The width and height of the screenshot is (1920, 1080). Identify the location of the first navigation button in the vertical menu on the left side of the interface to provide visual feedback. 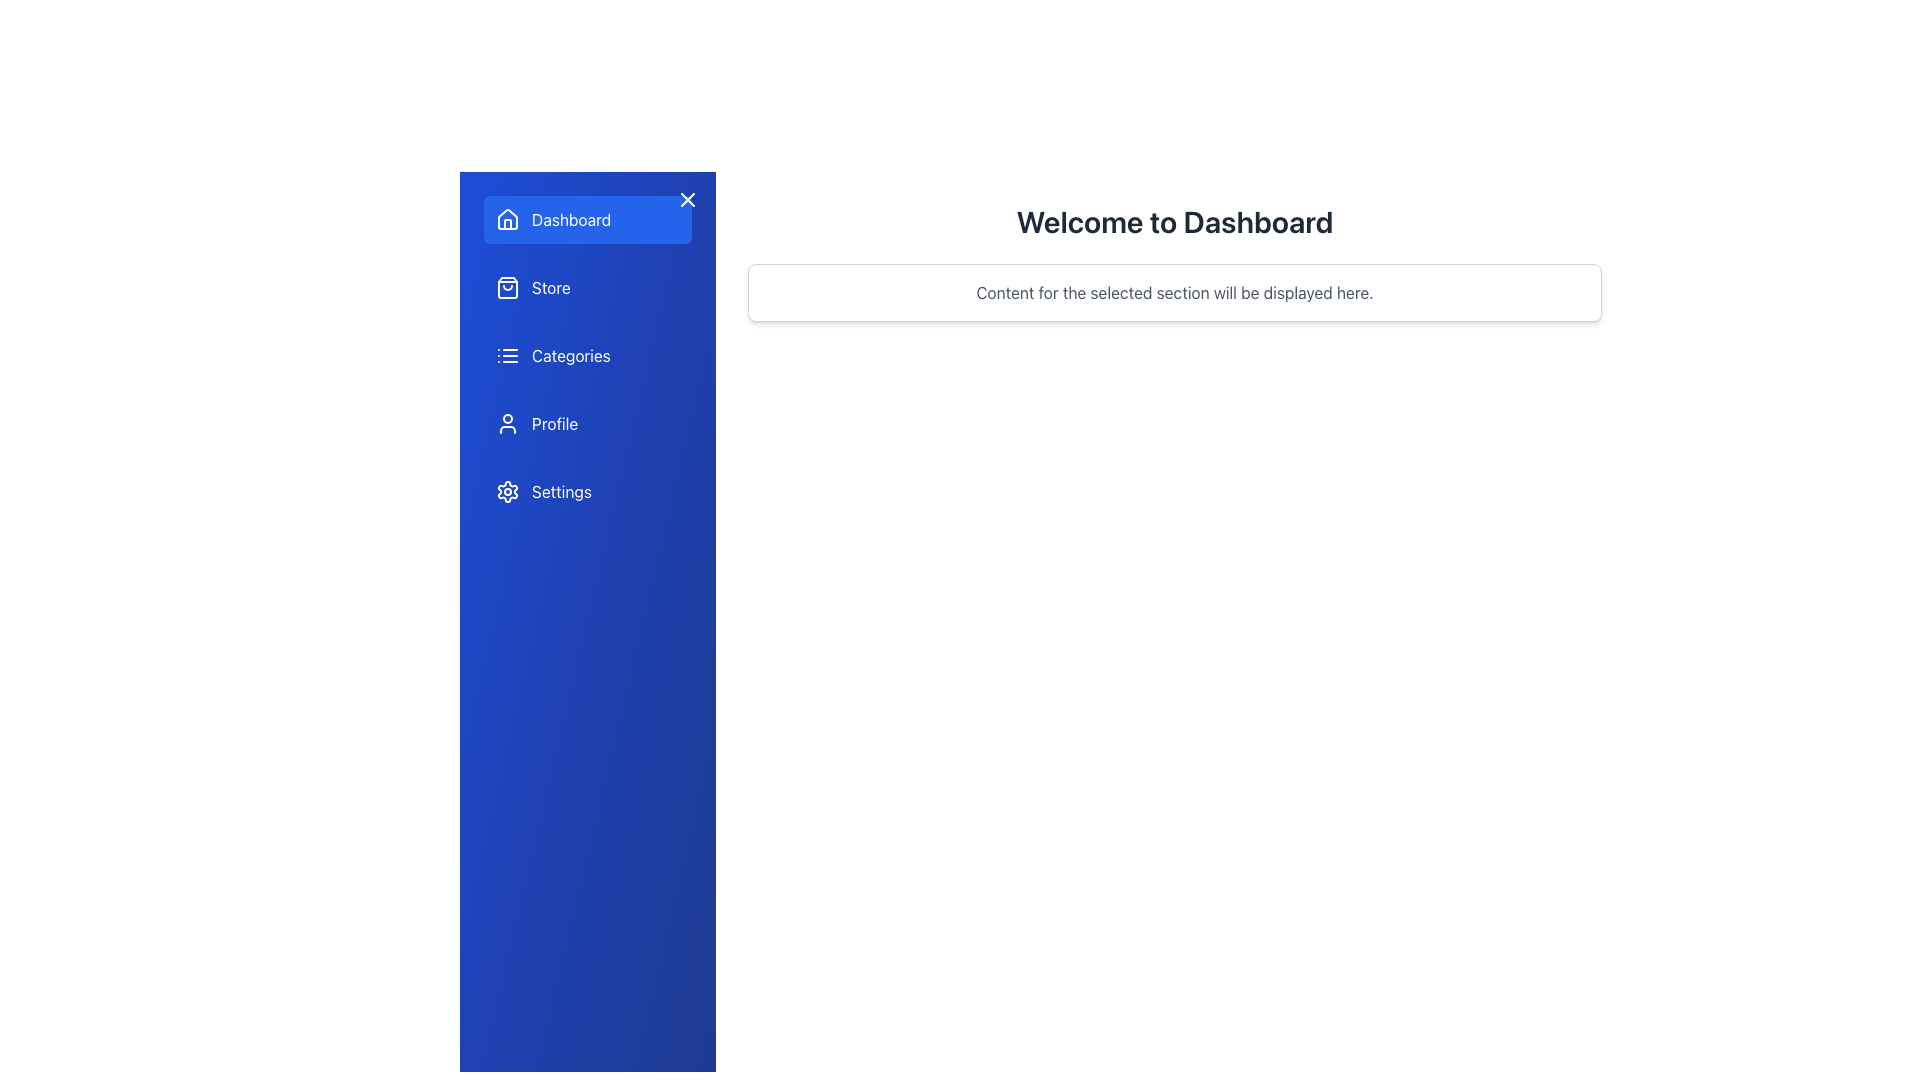
(587, 219).